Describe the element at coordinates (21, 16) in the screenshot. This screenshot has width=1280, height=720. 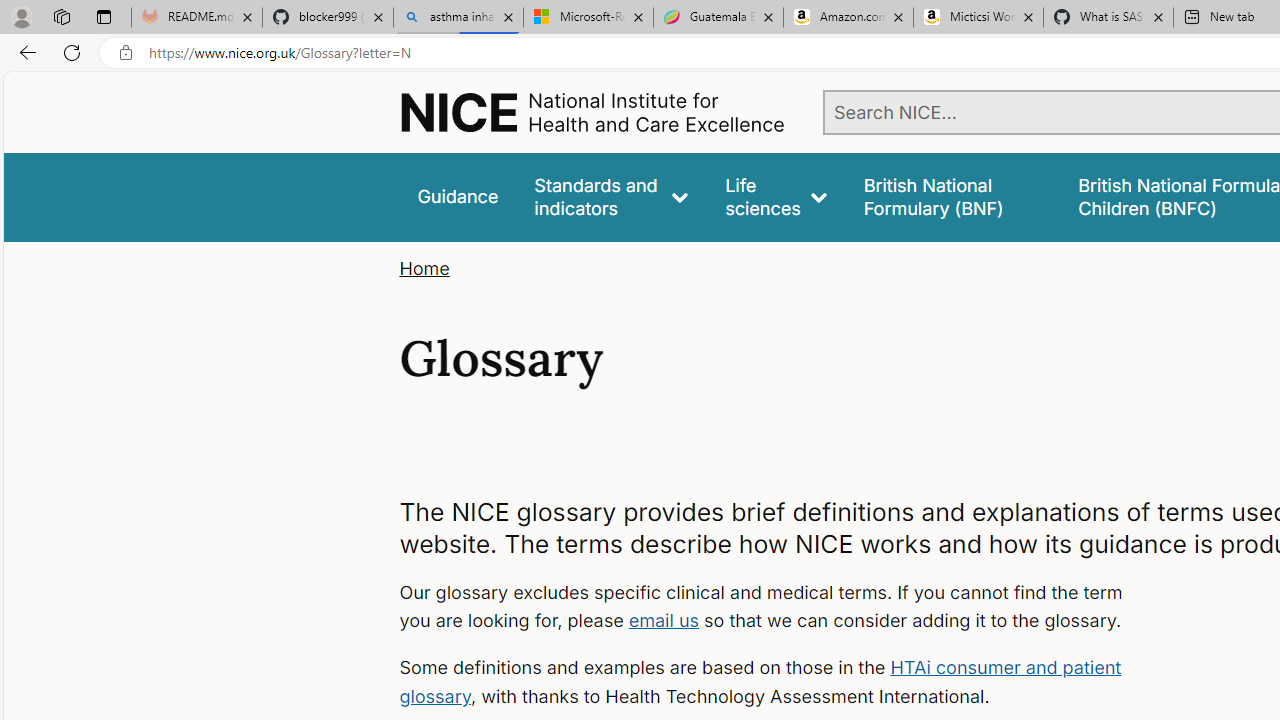
I see `'Personal Profile'` at that location.